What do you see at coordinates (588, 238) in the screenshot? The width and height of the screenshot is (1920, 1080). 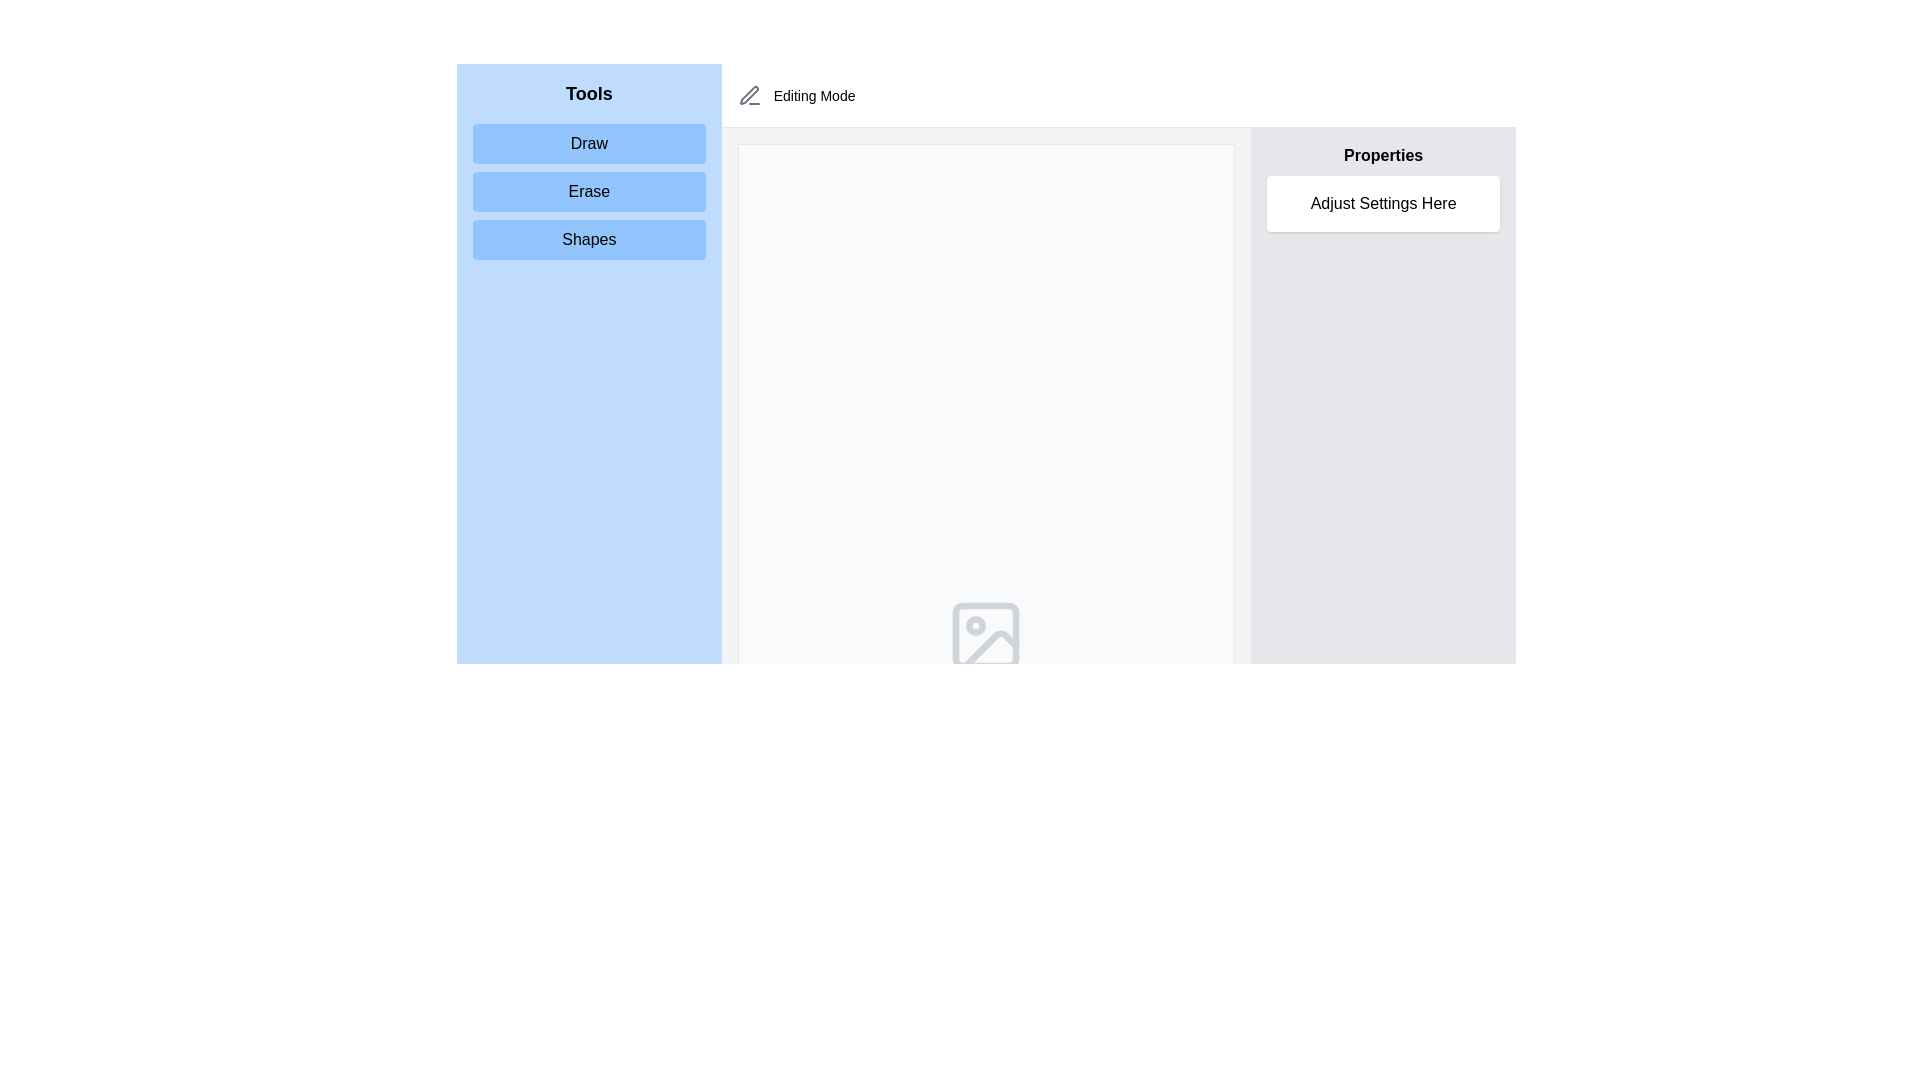 I see `the third button in the vertical list under the 'Tools' heading` at bounding box center [588, 238].